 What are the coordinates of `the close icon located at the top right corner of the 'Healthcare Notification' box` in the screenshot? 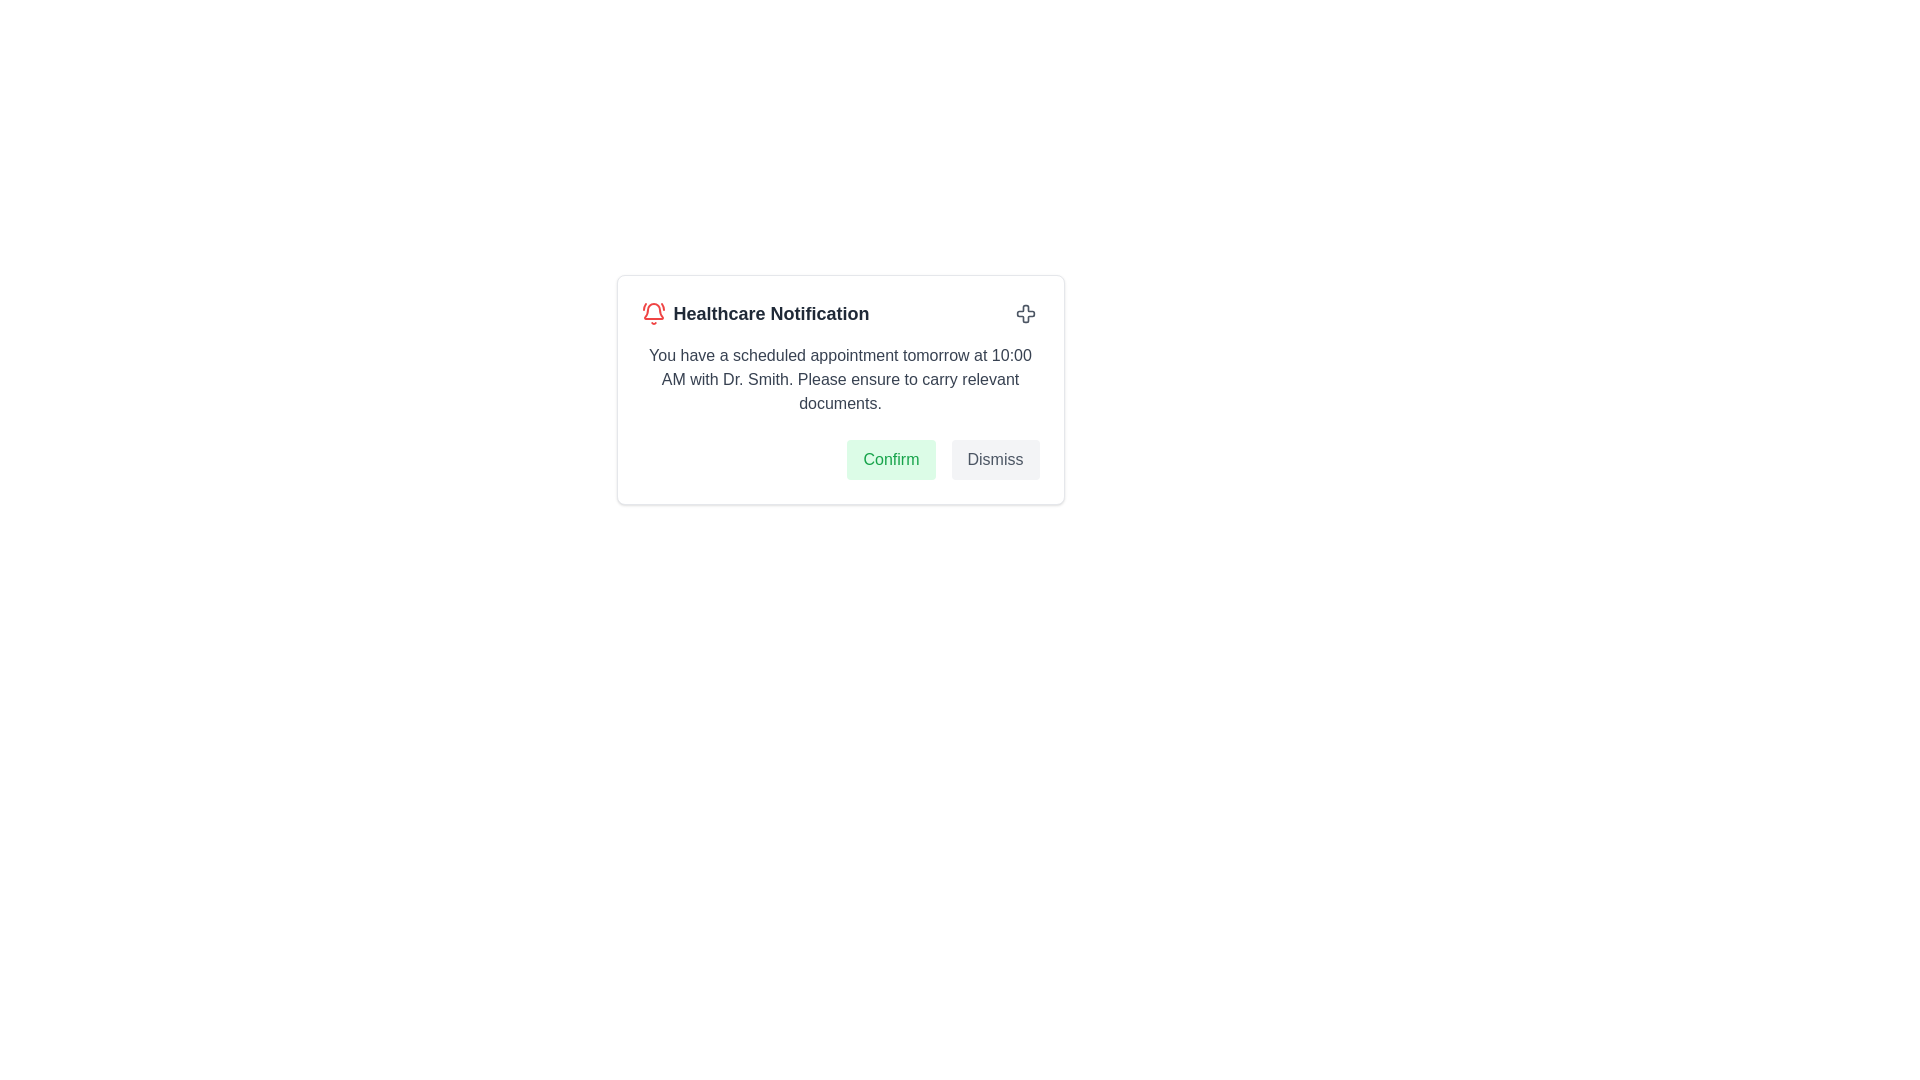 It's located at (1025, 313).